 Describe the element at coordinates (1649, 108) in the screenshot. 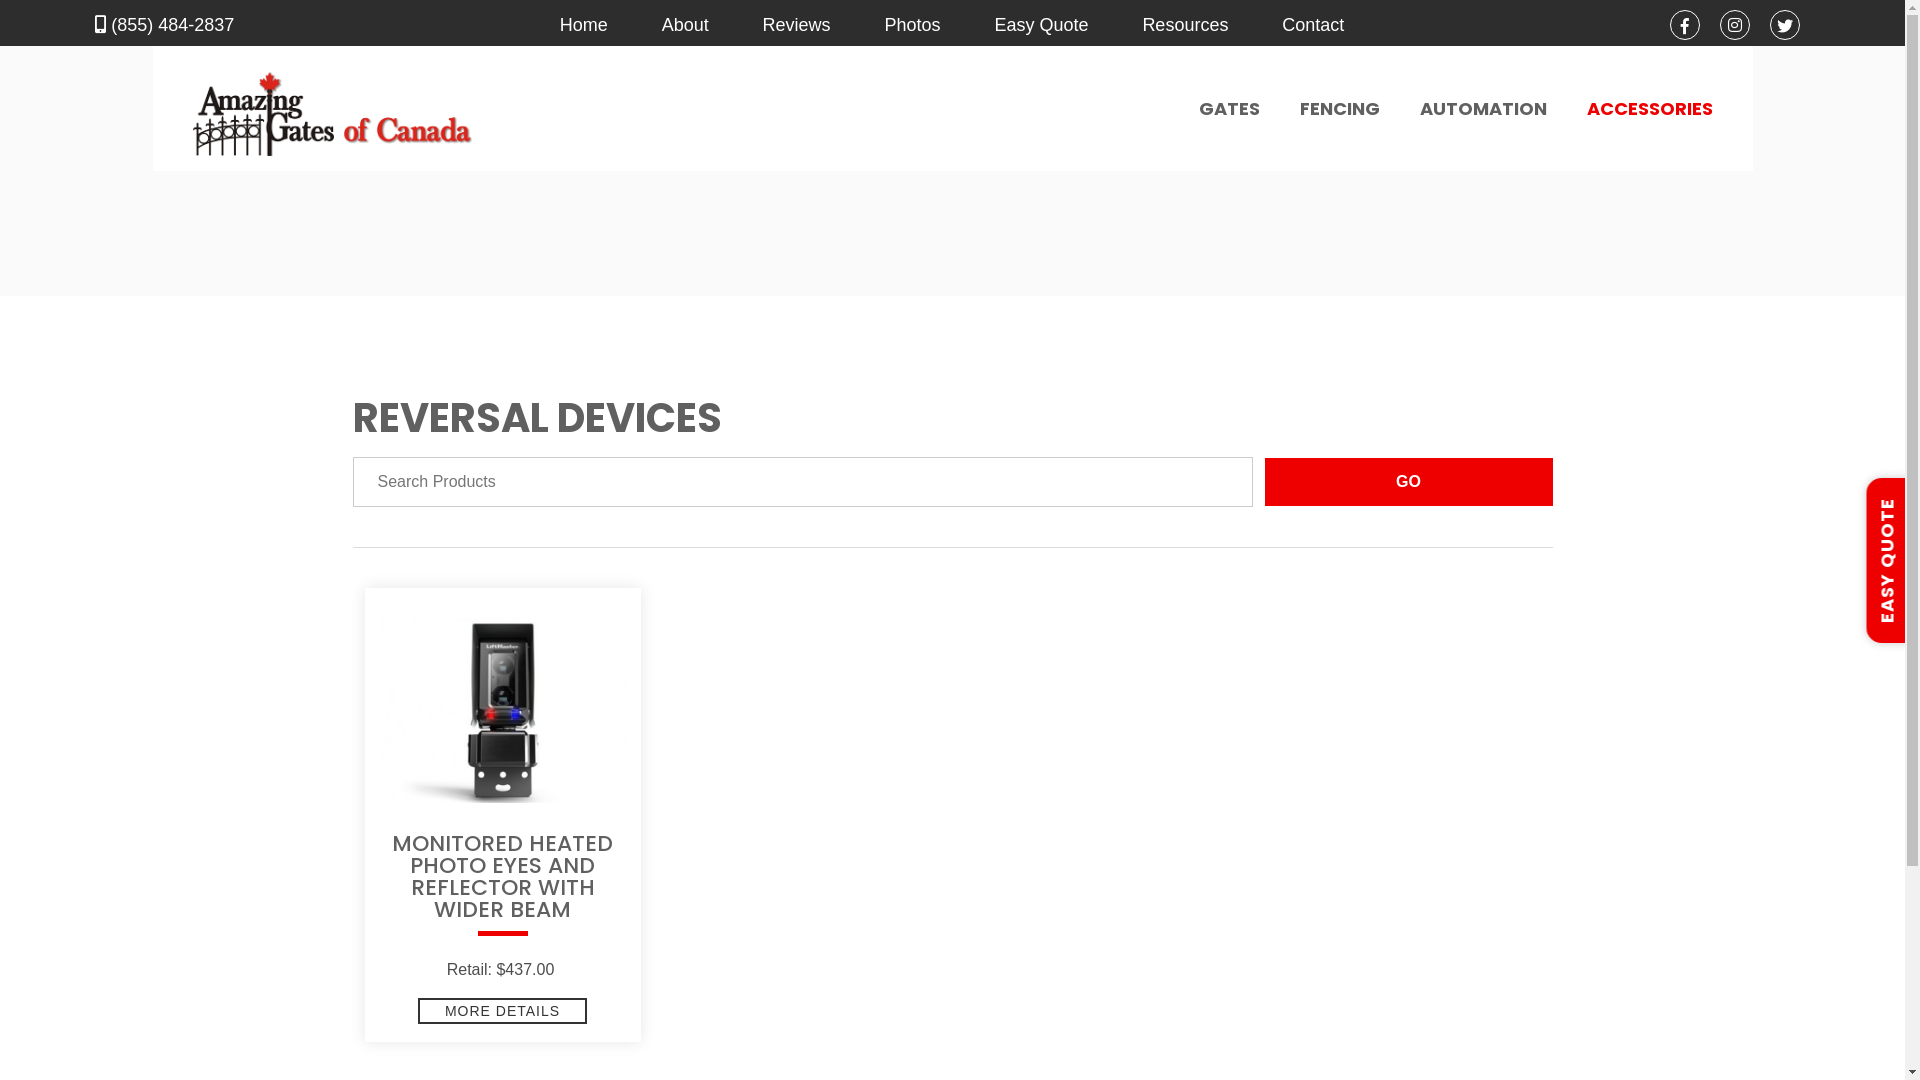

I see `'ACCESSORIES'` at that location.